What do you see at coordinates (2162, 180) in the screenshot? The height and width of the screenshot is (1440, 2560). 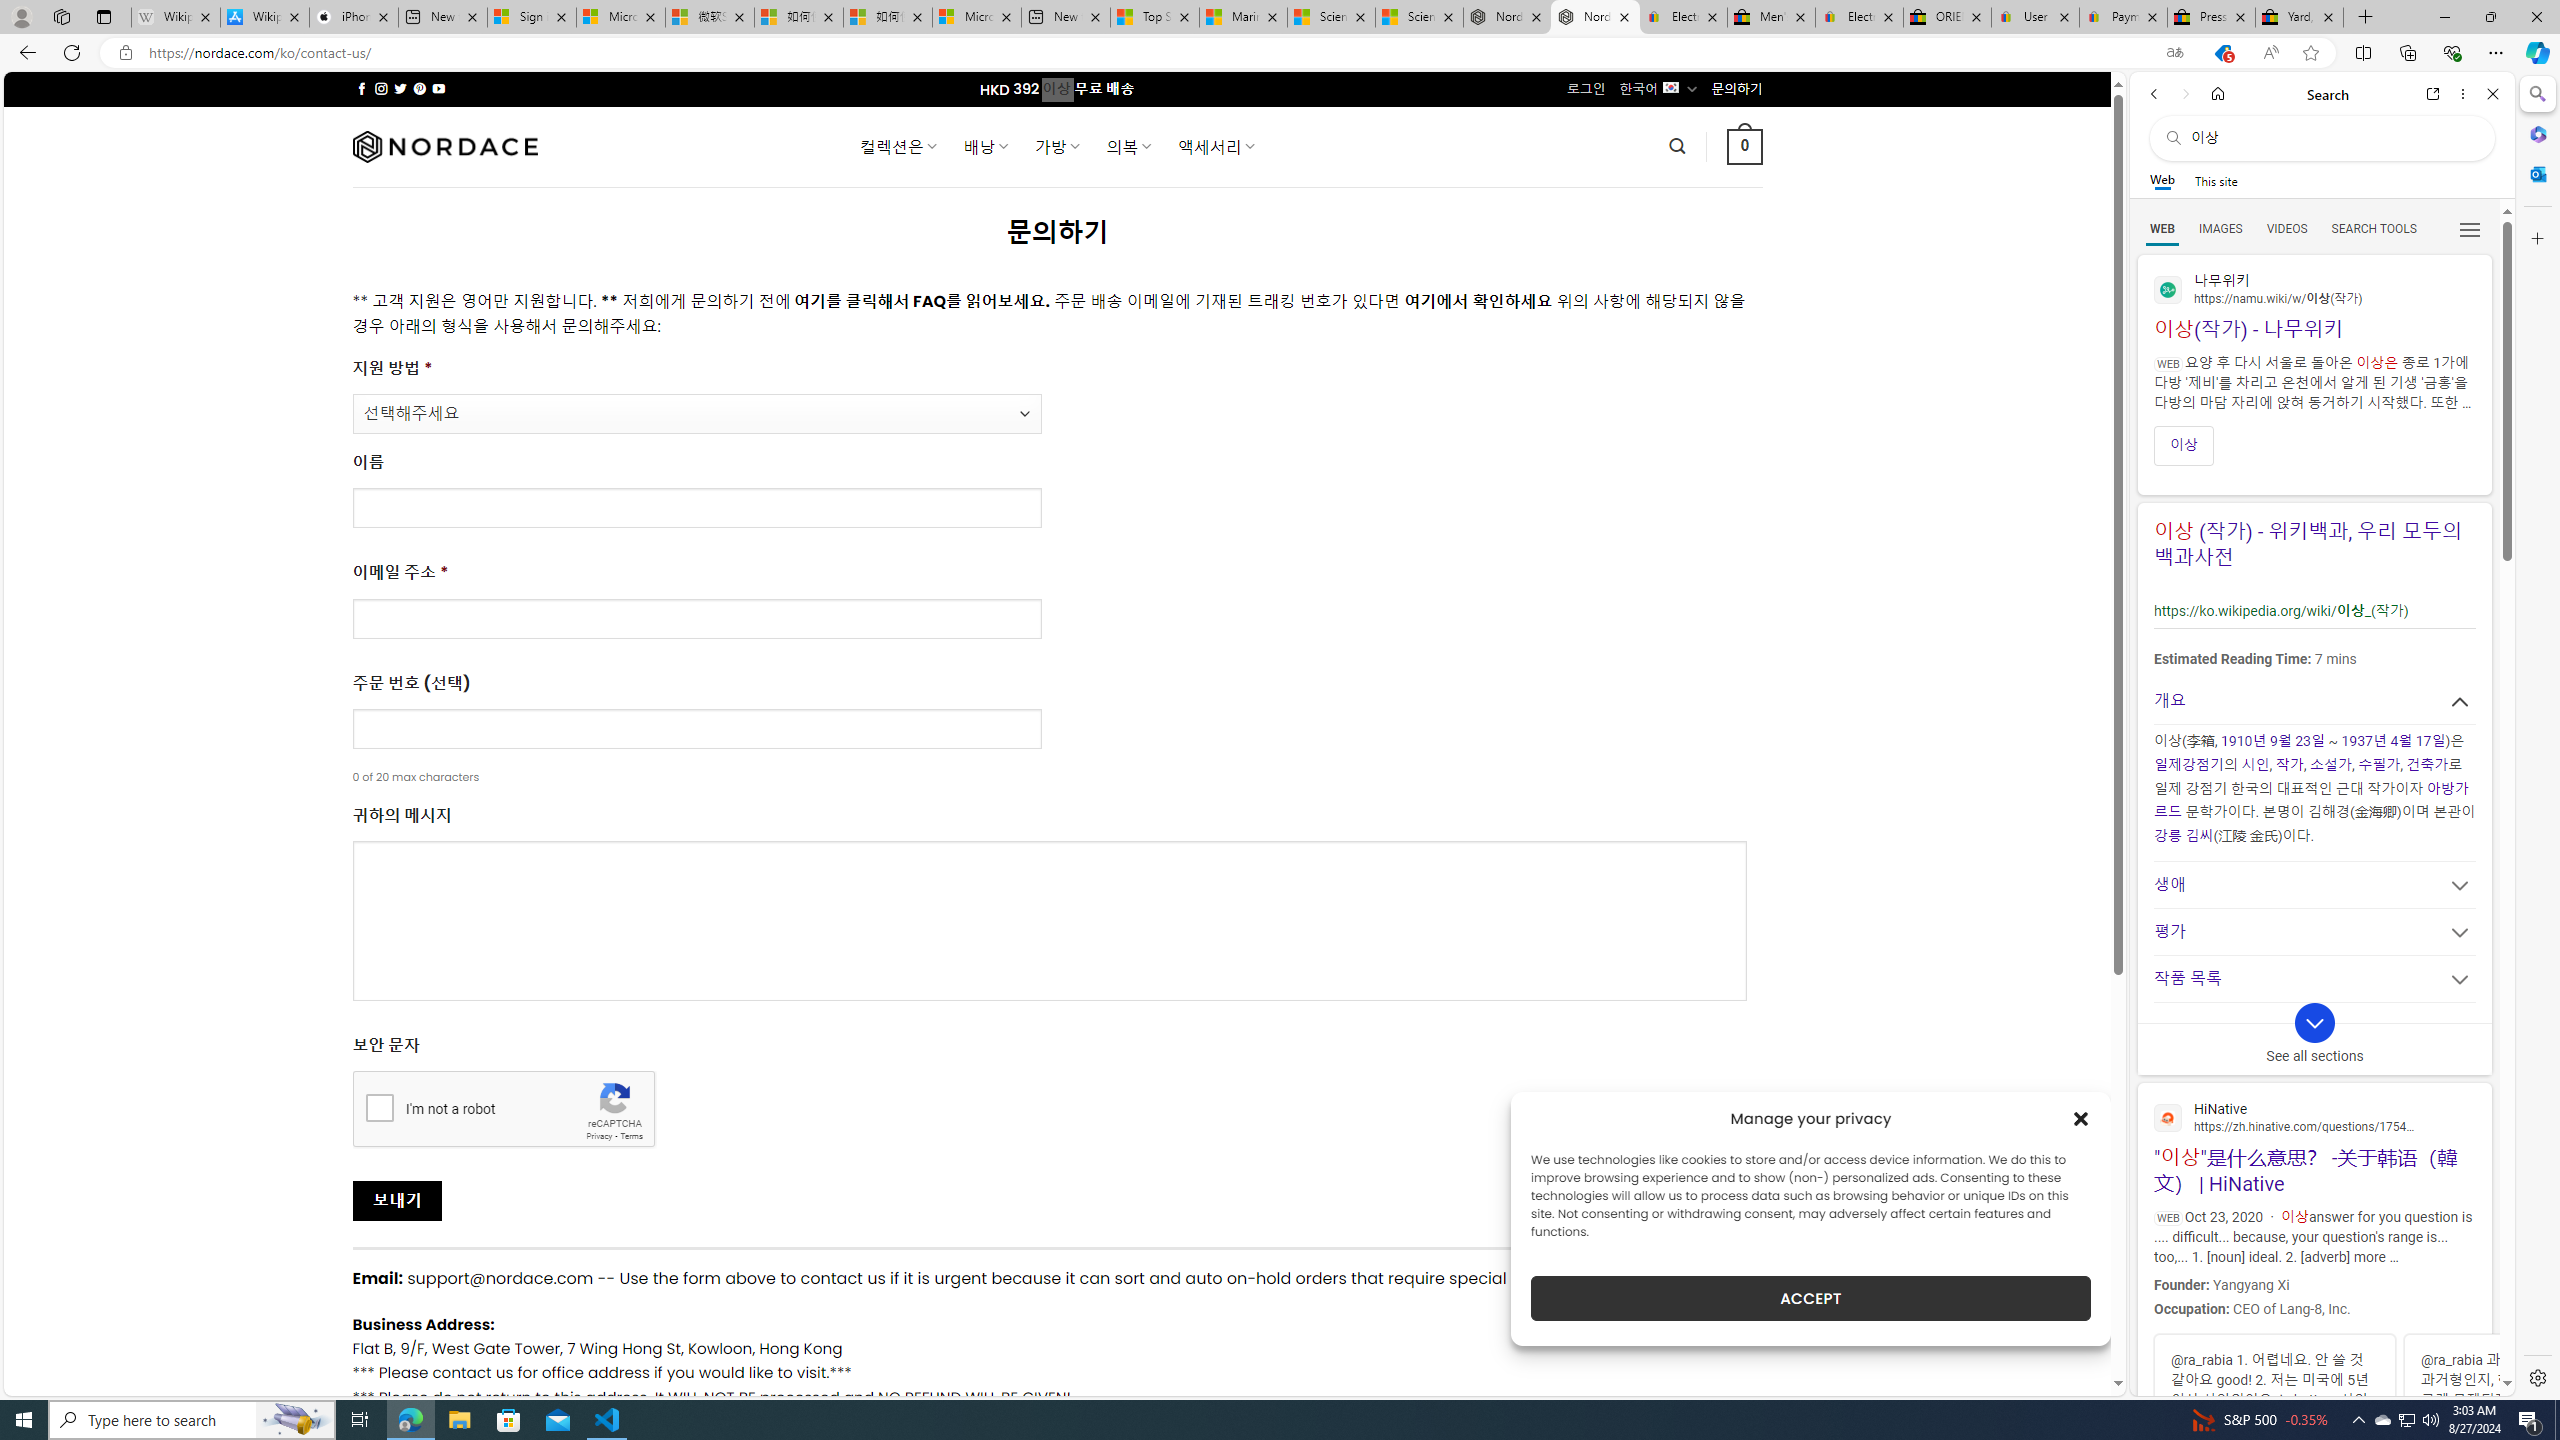 I see `'Web scope'` at bounding box center [2162, 180].